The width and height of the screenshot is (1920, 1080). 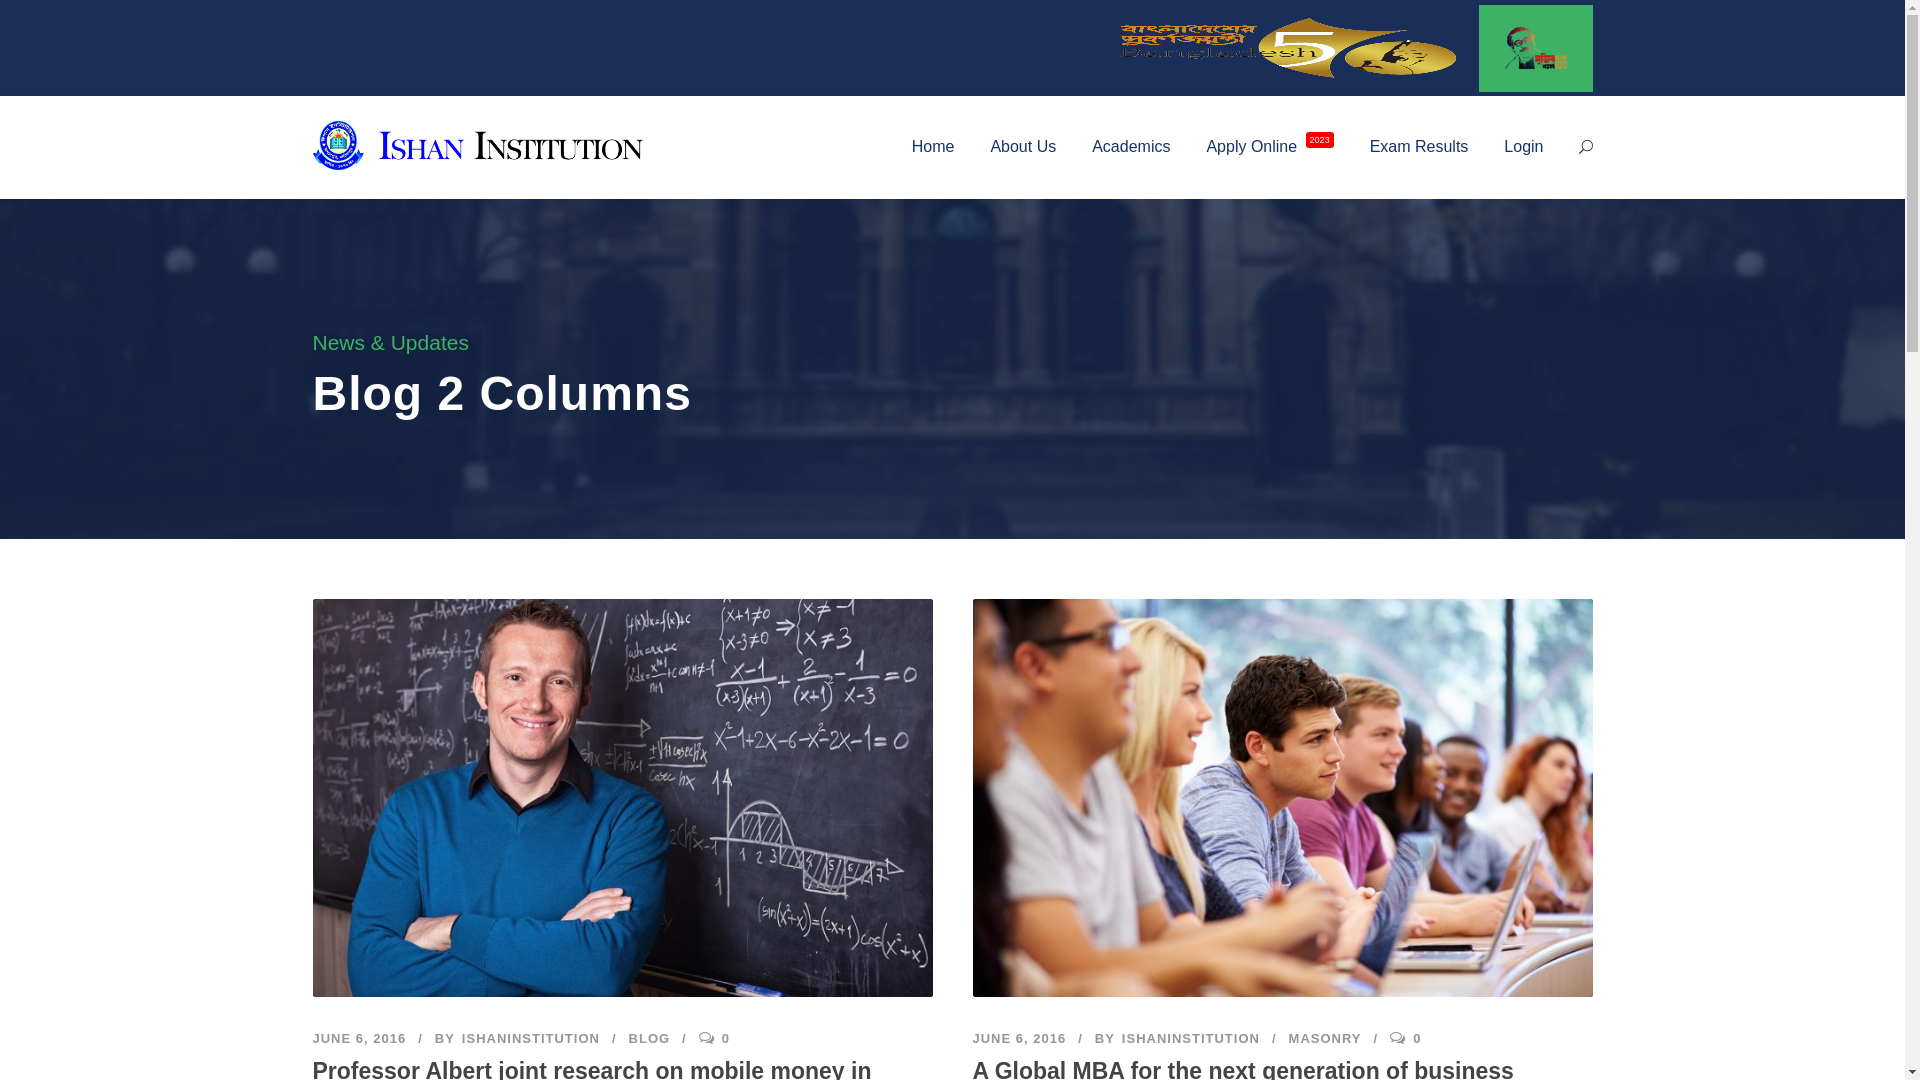 I want to click on 'Exam Results', so click(x=1418, y=162).